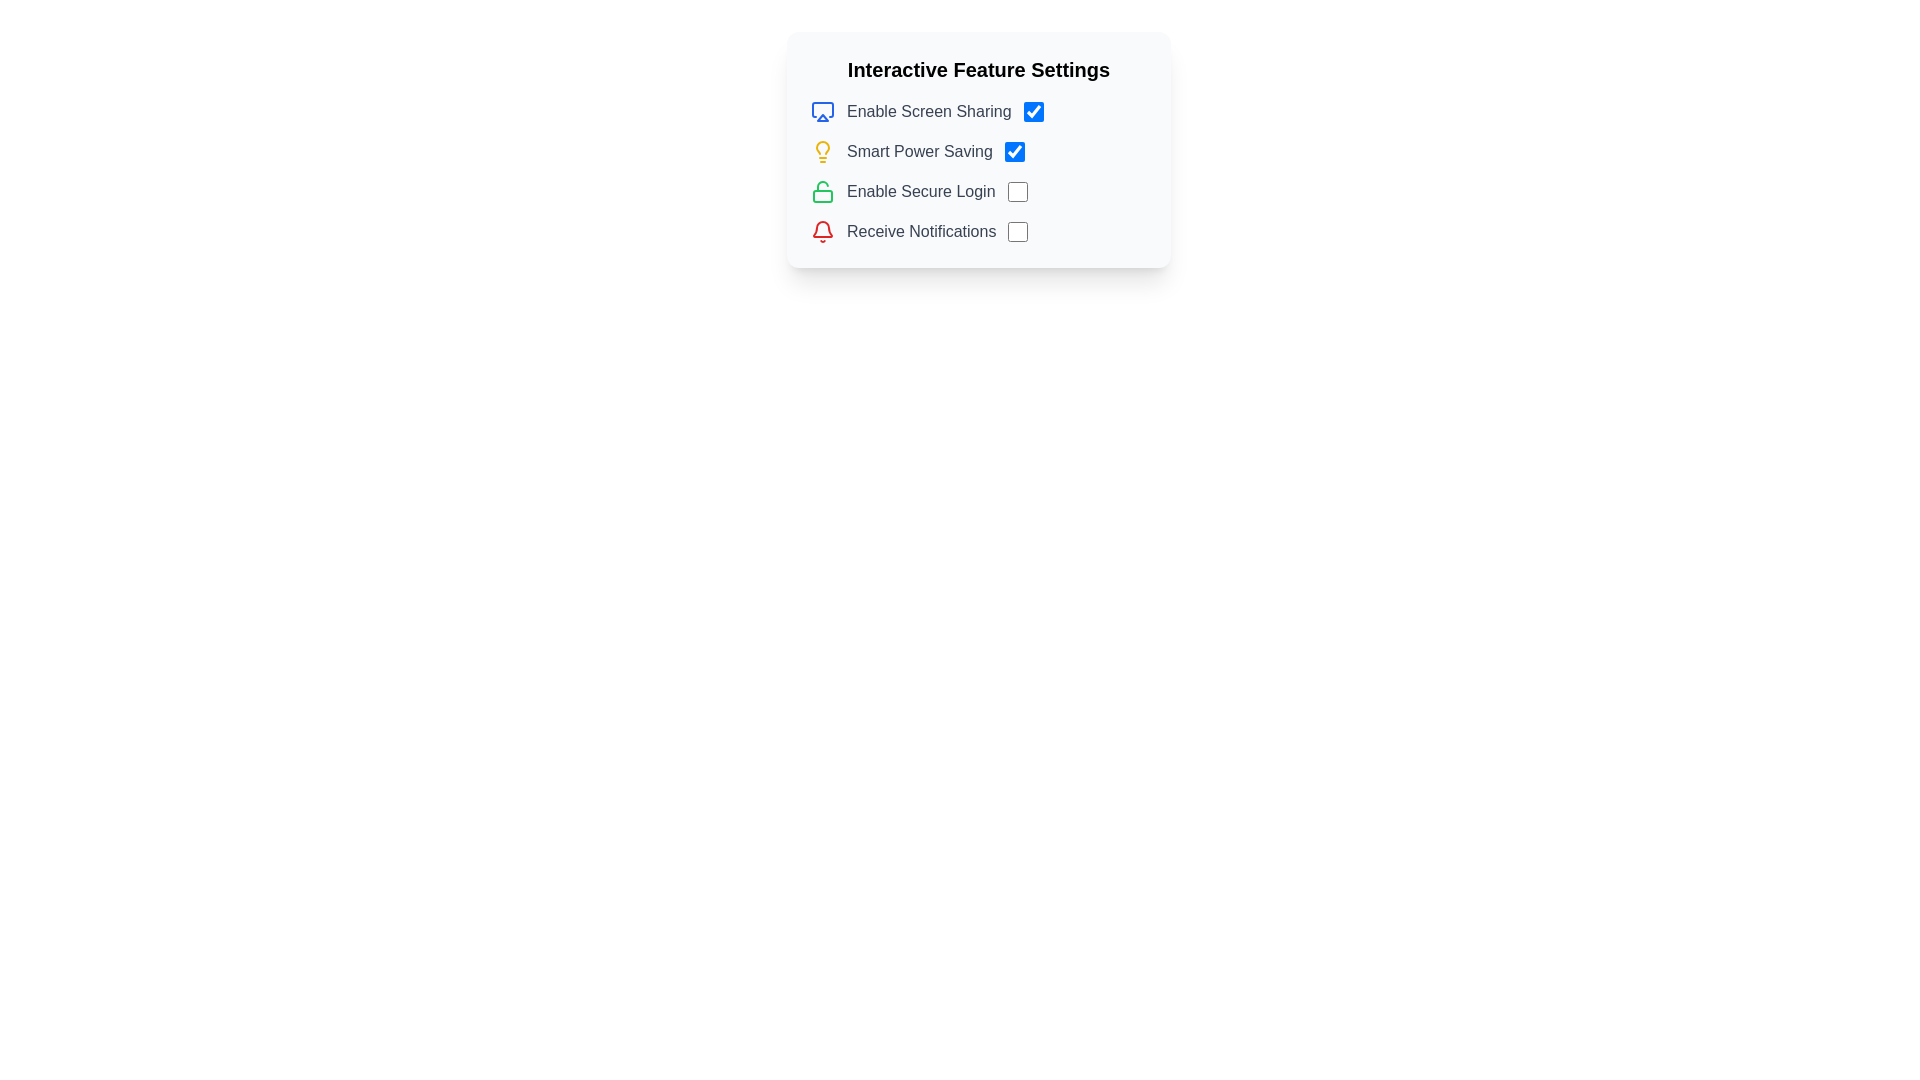 The width and height of the screenshot is (1920, 1080). I want to click on the left portion of the lightbulb graphic which enhances the icon's filament representation in the 'Smart Power Saving' section, so click(822, 146).